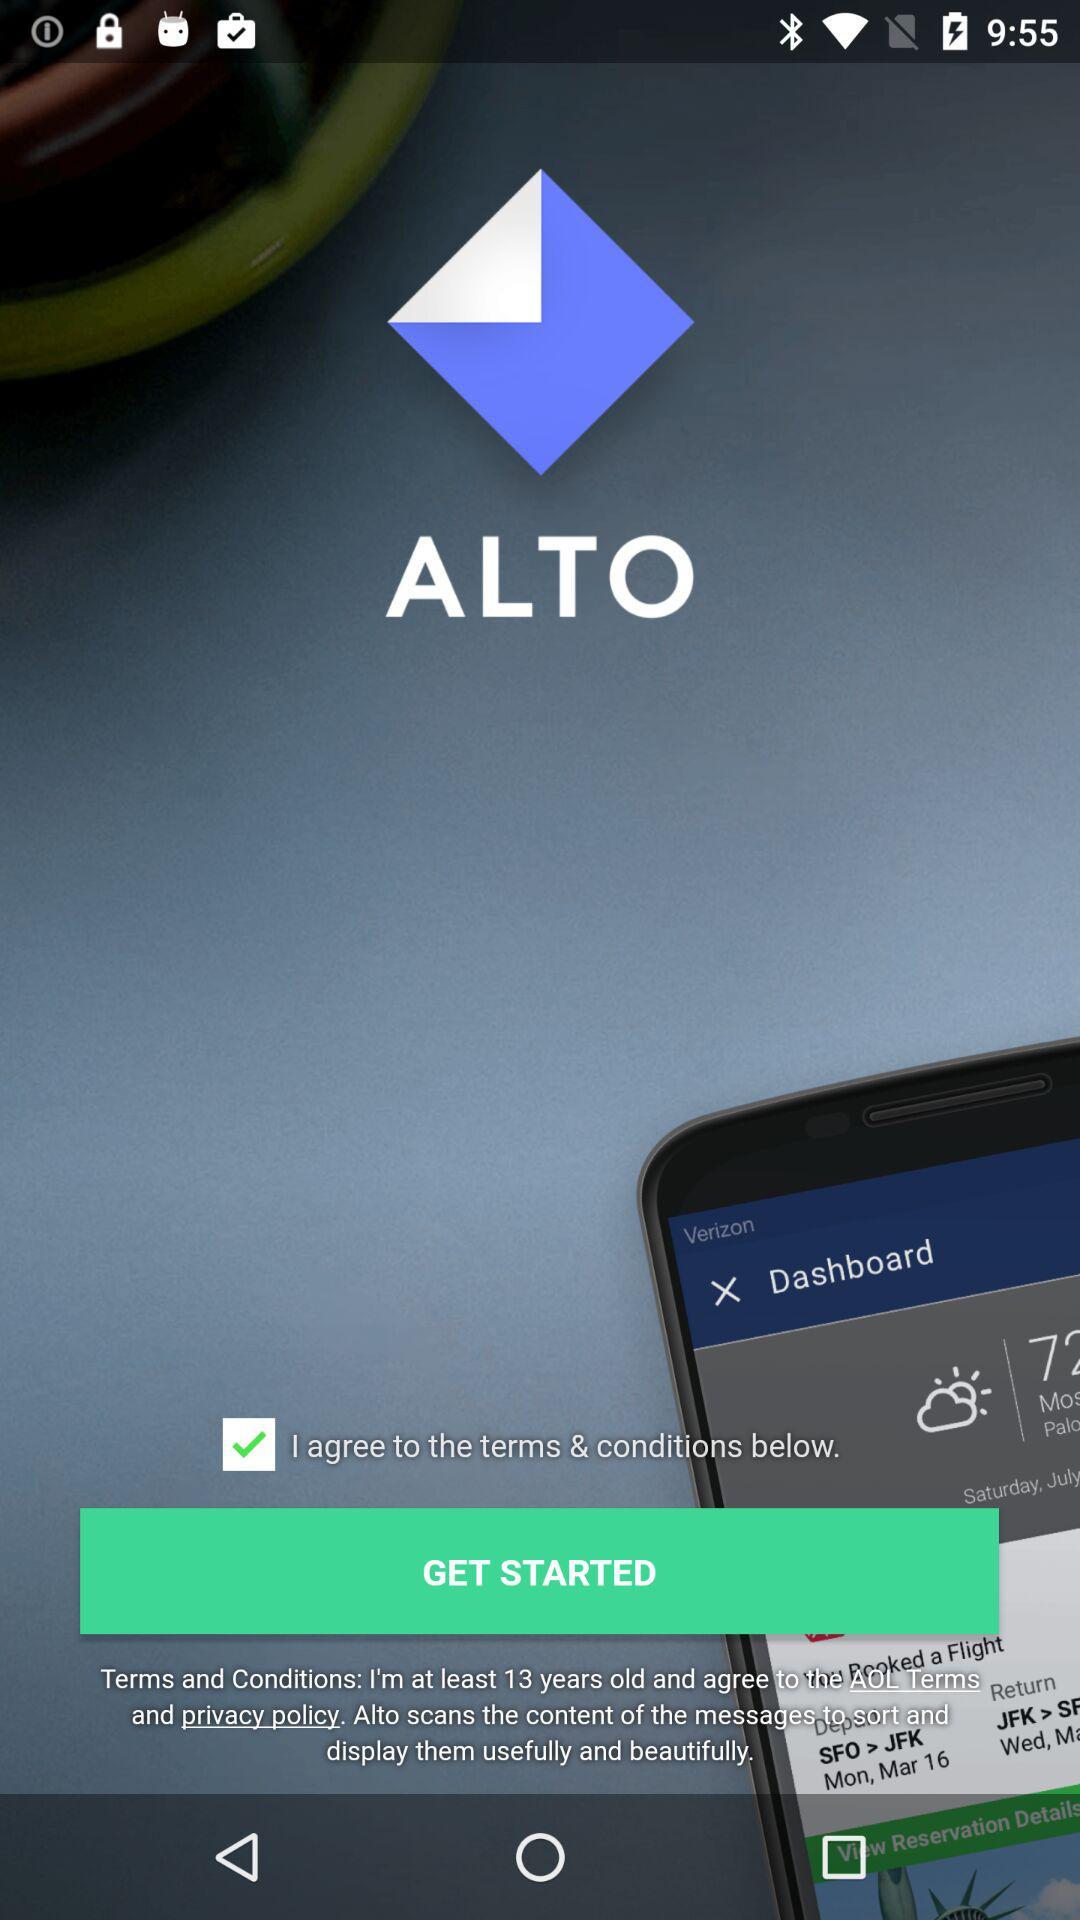  Describe the element at coordinates (248, 1444) in the screenshot. I see `icon next to i agree to` at that location.